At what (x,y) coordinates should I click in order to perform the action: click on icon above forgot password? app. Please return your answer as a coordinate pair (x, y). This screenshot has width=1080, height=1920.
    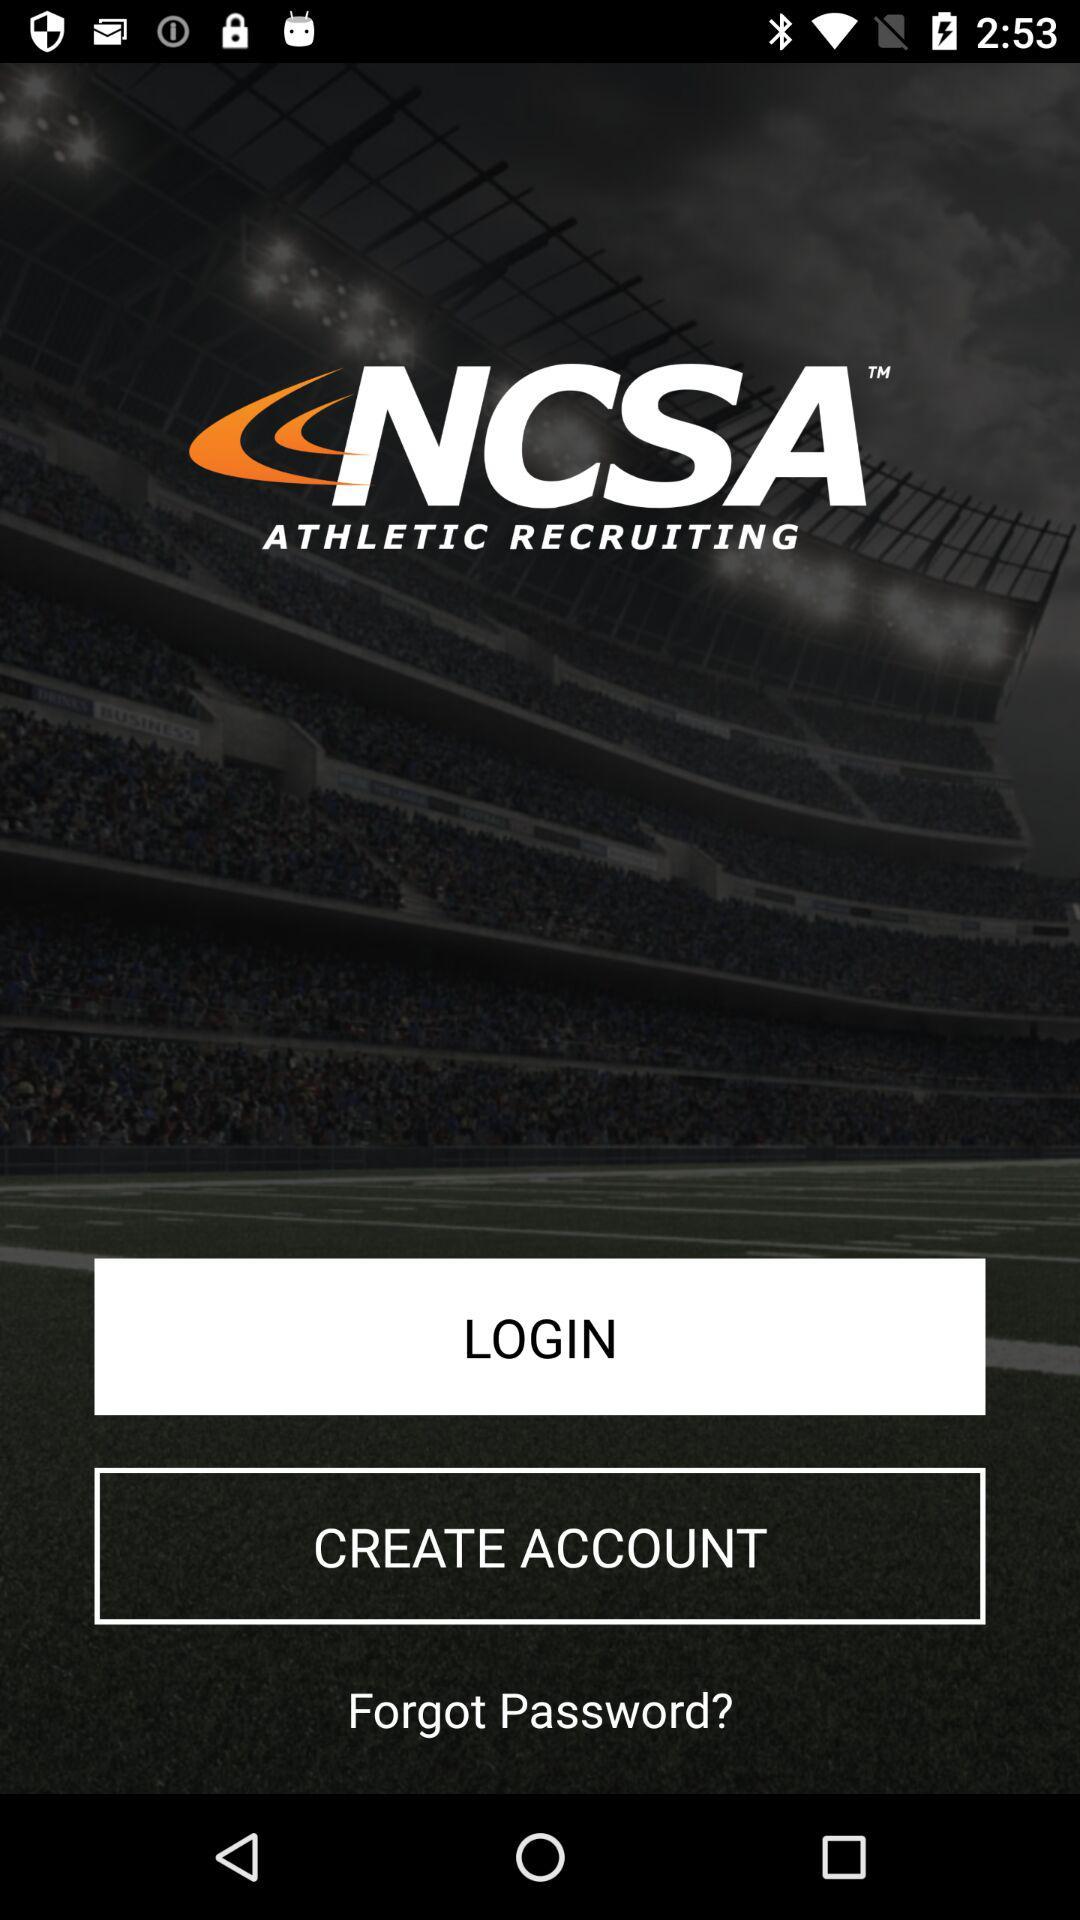
    Looking at the image, I should click on (540, 1545).